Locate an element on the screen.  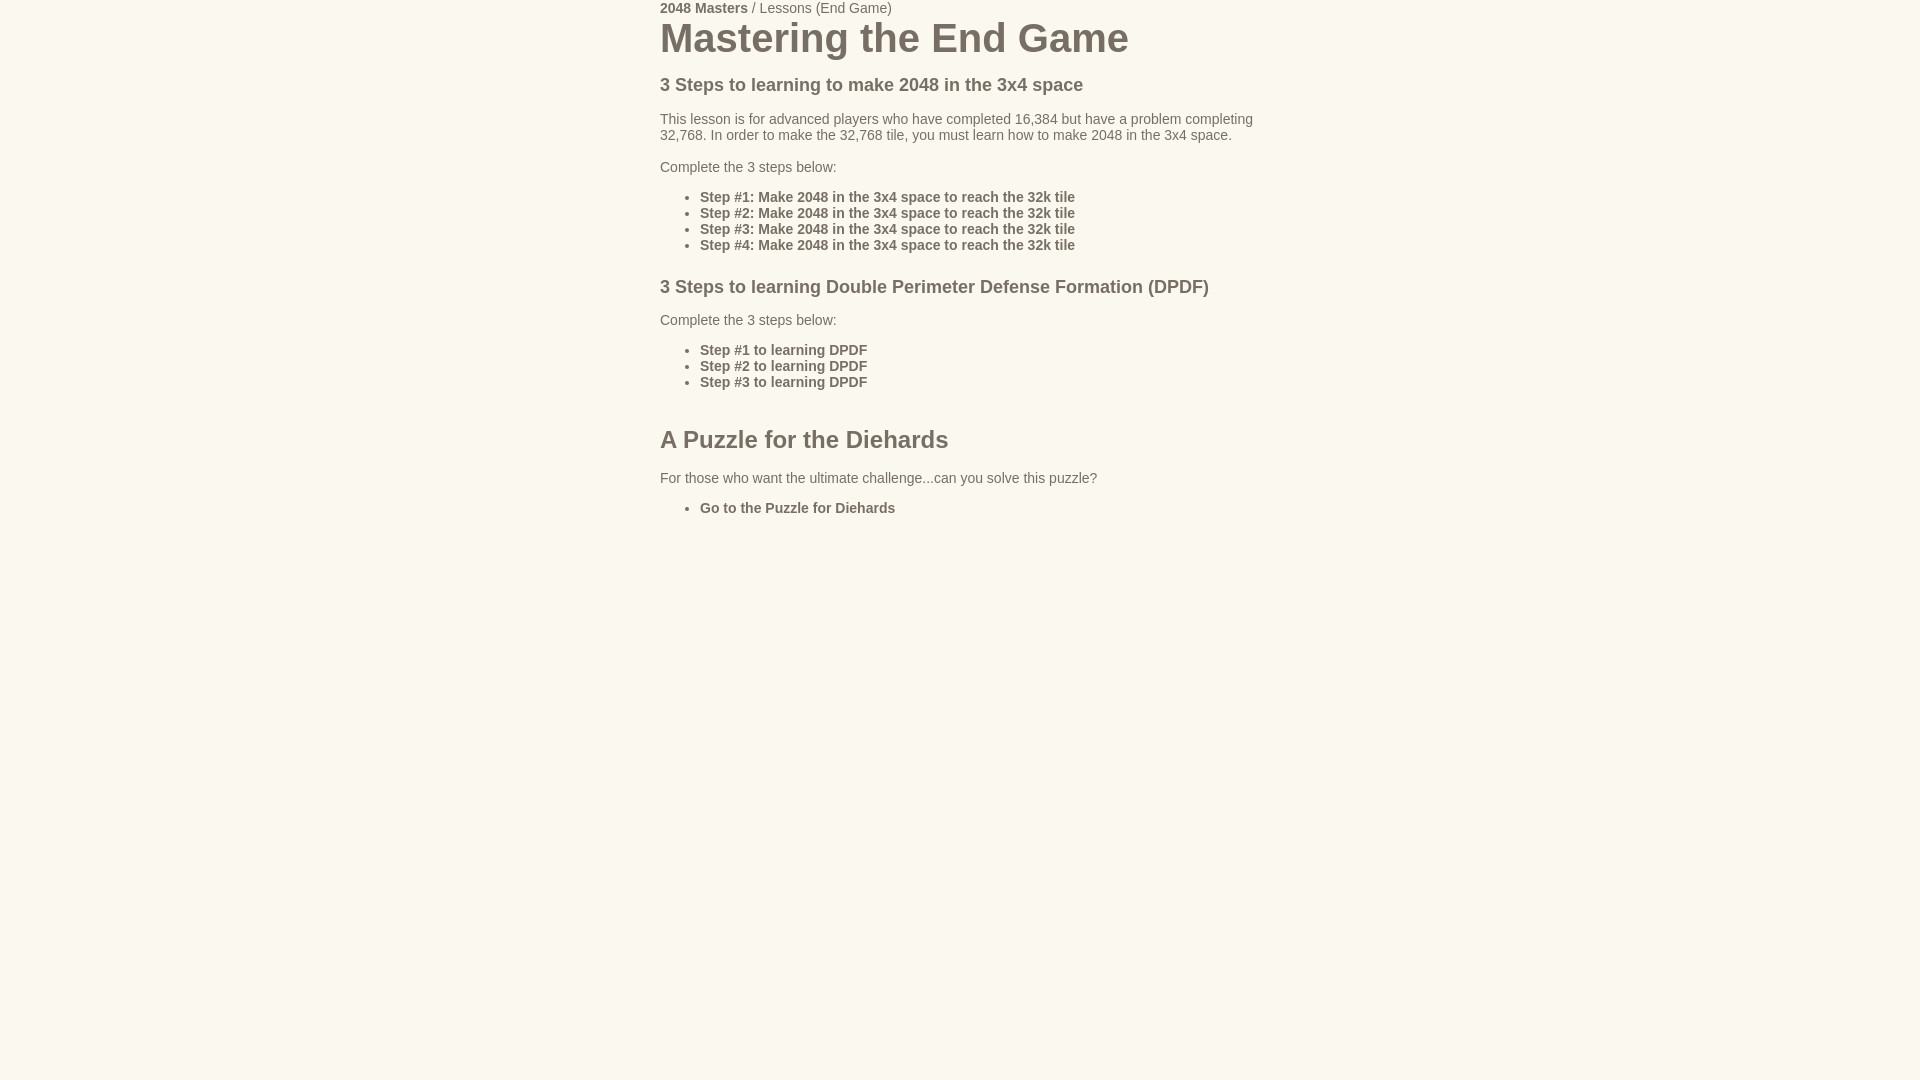
'Step #3 to learning DPDF' is located at coordinates (782, 381).